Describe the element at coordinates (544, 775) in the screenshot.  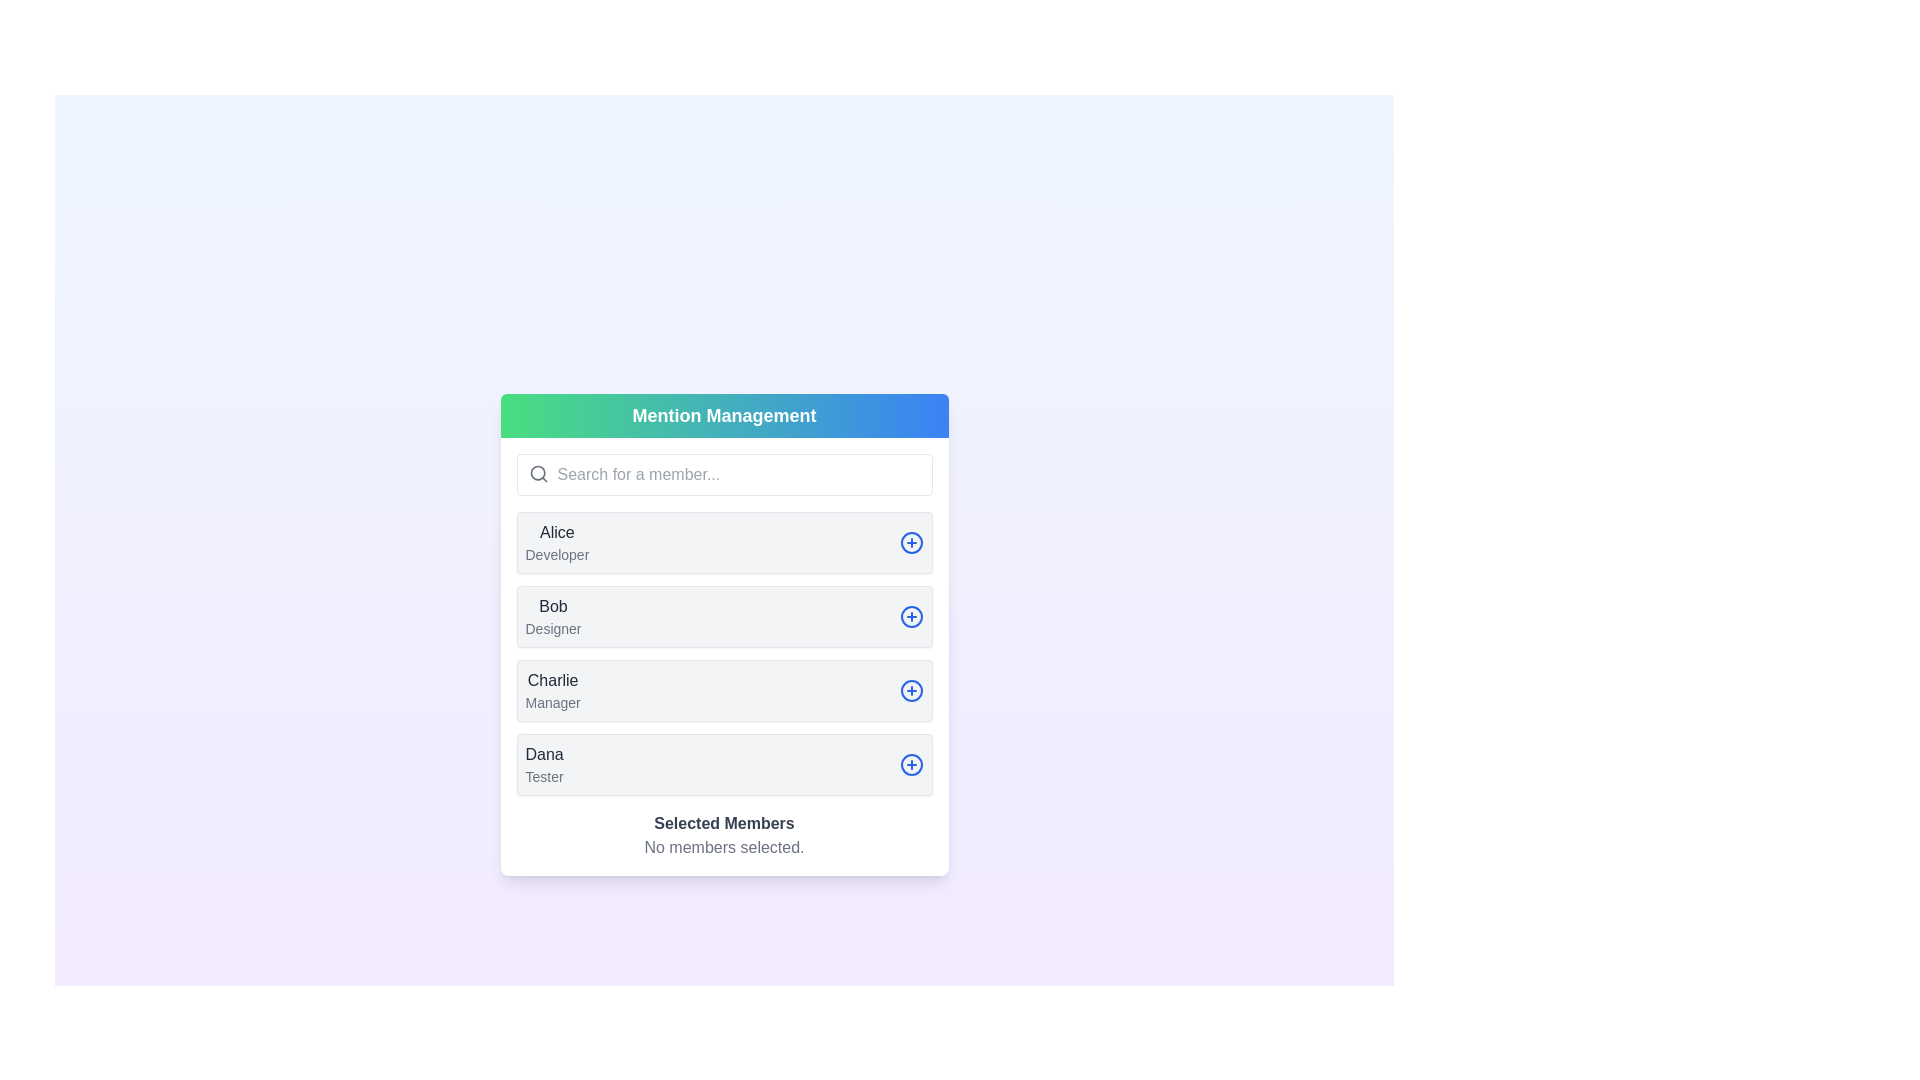
I see `the text label displaying 'Tester' located underneath the name 'Dana' in the 'Mention Management' panel` at that location.